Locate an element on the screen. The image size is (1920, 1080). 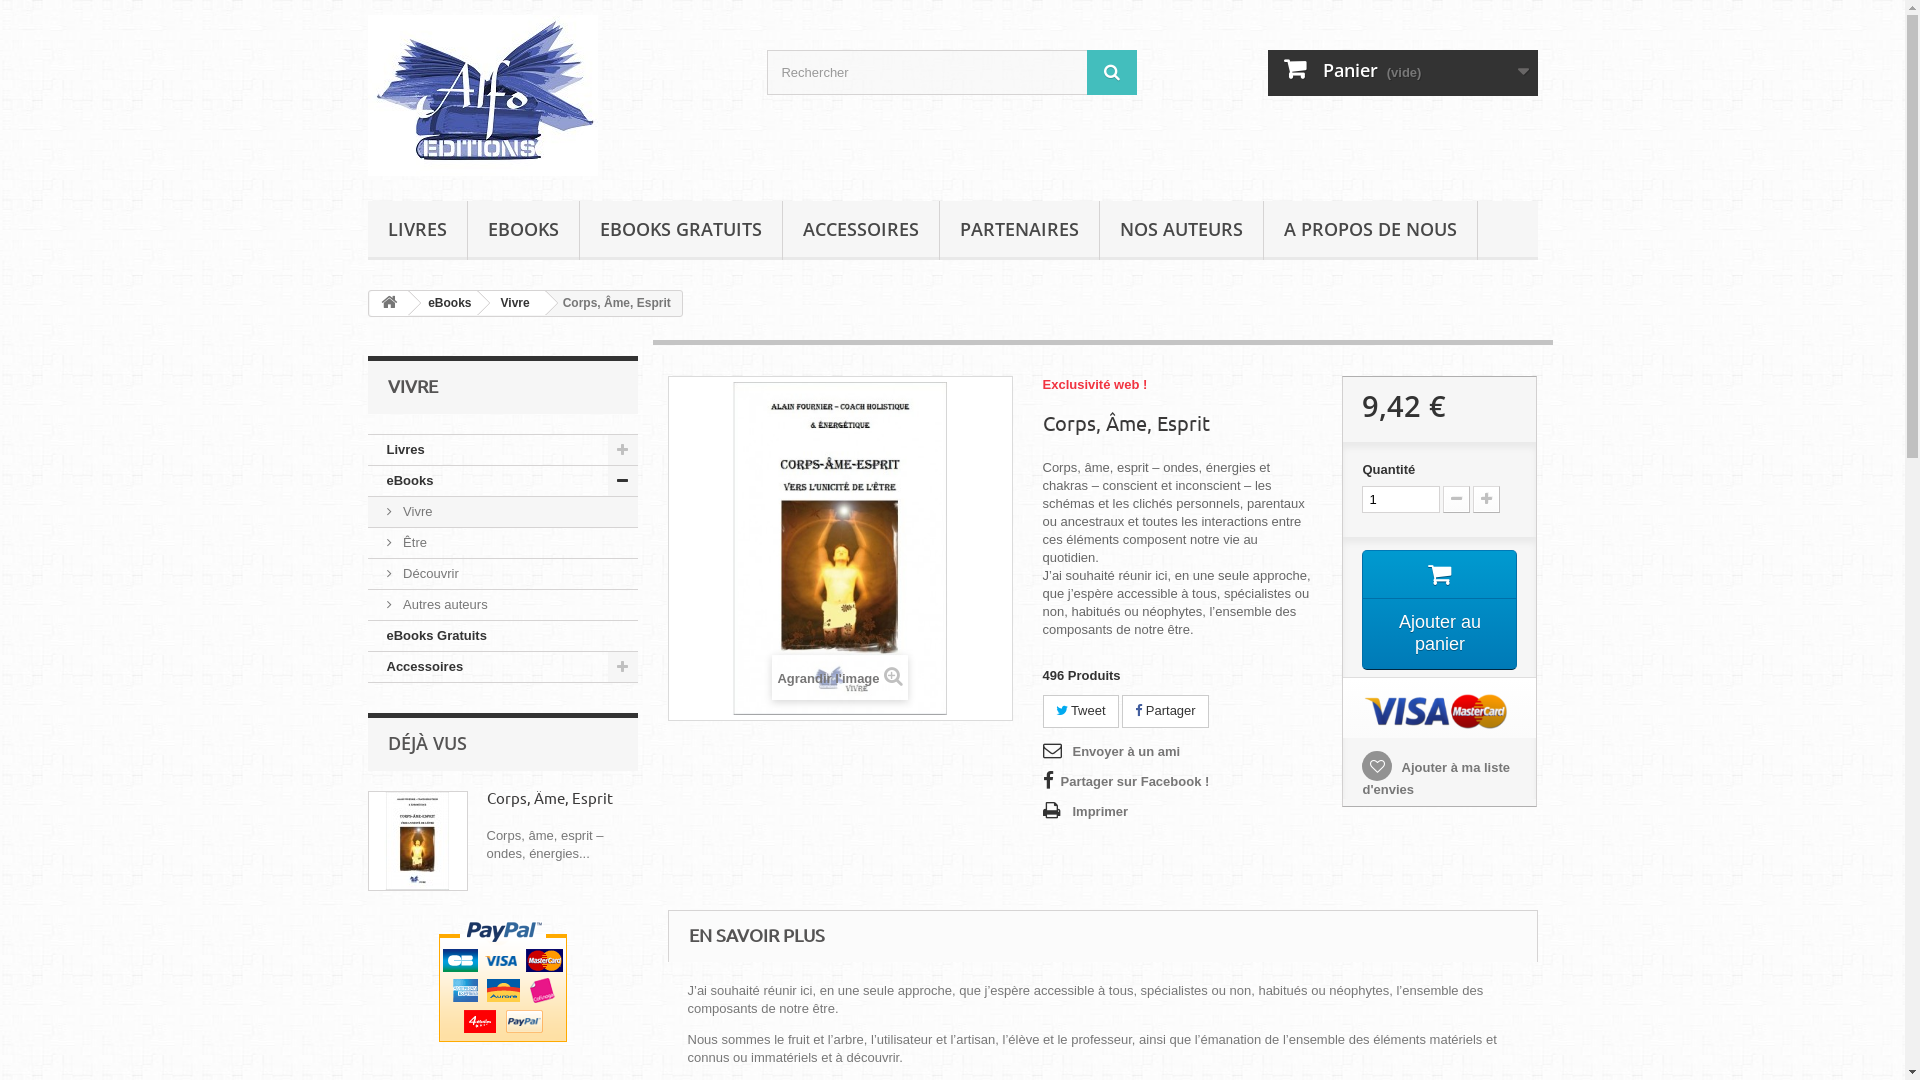
'EBOOKS' is located at coordinates (523, 229).